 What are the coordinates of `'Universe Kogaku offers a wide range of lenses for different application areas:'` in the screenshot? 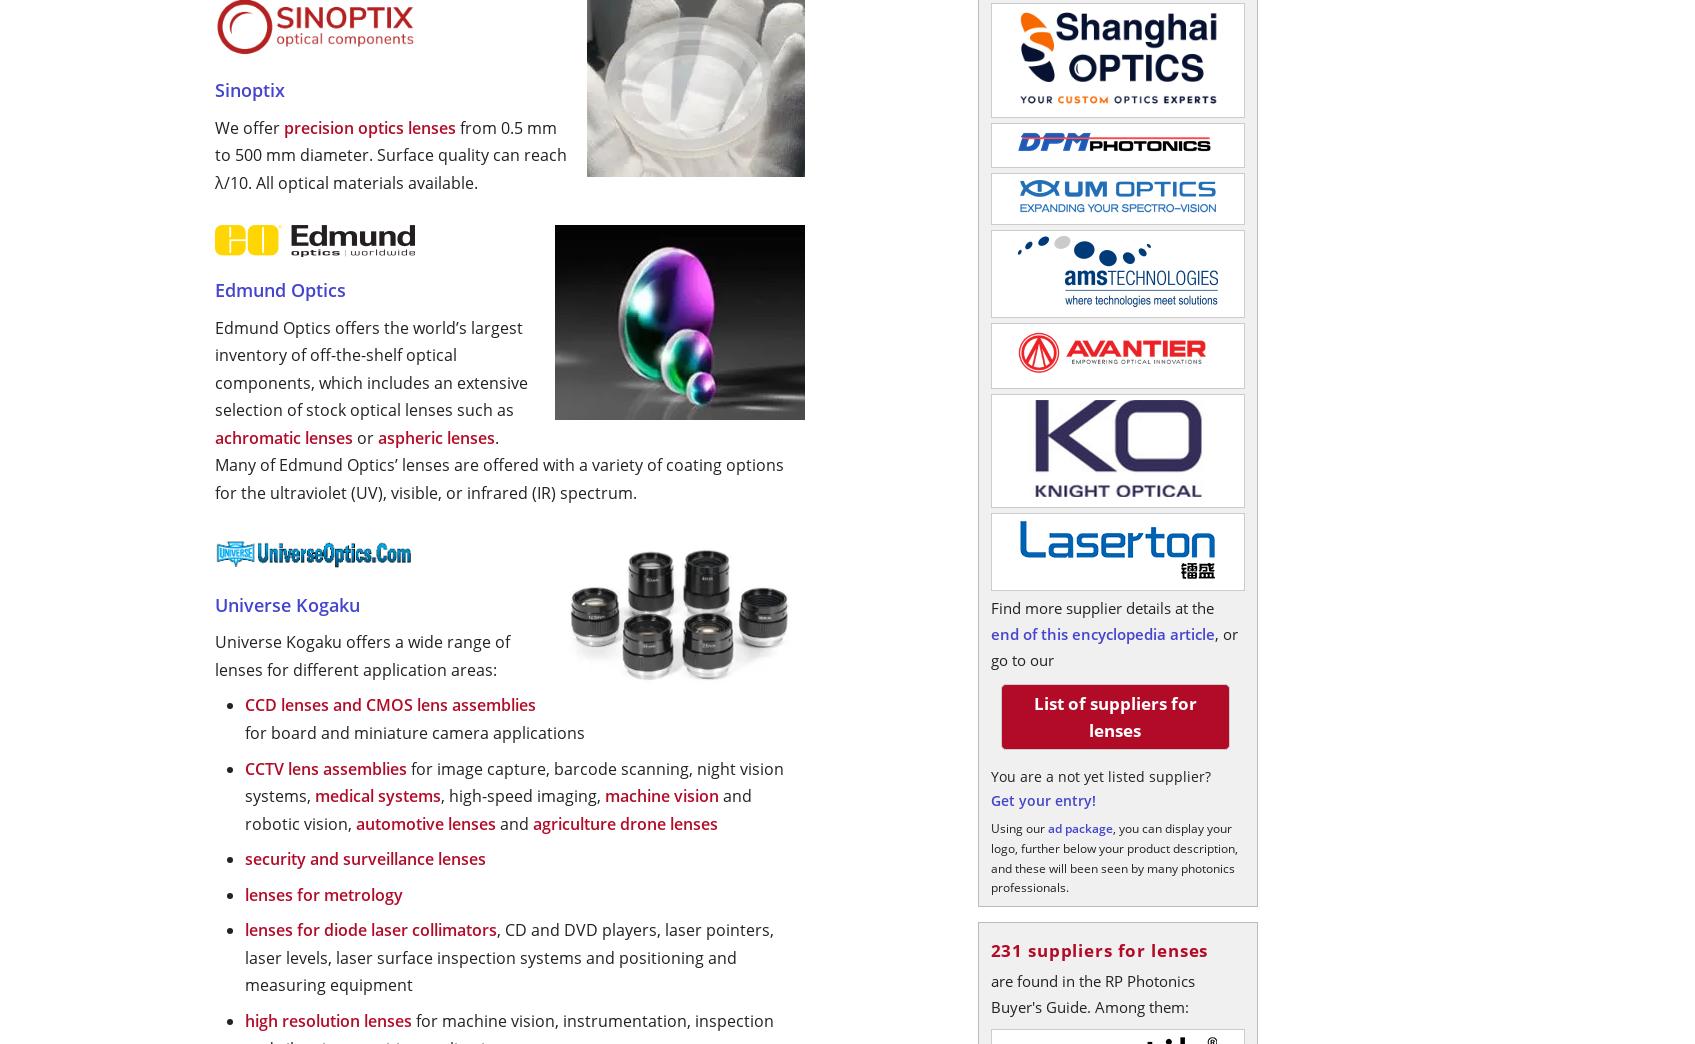 It's located at (361, 654).